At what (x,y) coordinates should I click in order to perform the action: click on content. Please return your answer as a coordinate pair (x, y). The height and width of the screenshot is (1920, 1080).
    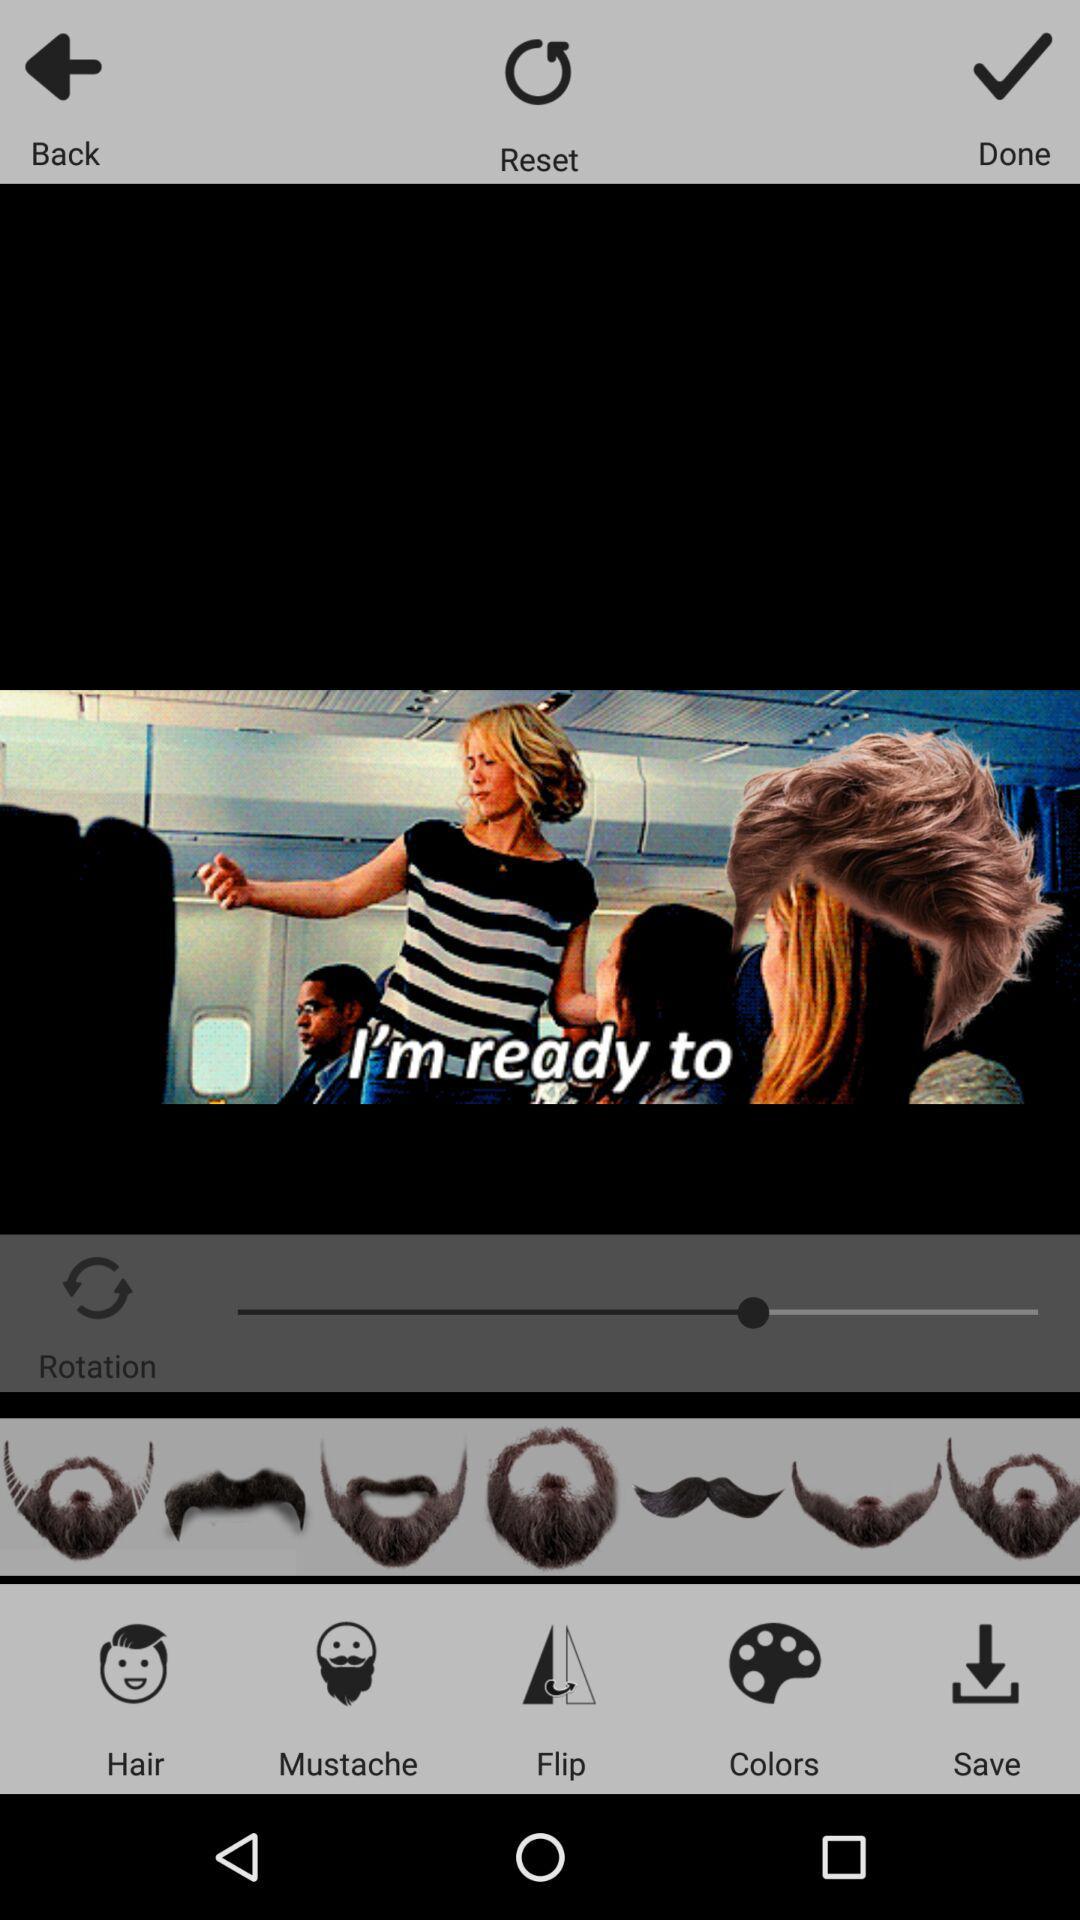
    Looking at the image, I should click on (393, 1497).